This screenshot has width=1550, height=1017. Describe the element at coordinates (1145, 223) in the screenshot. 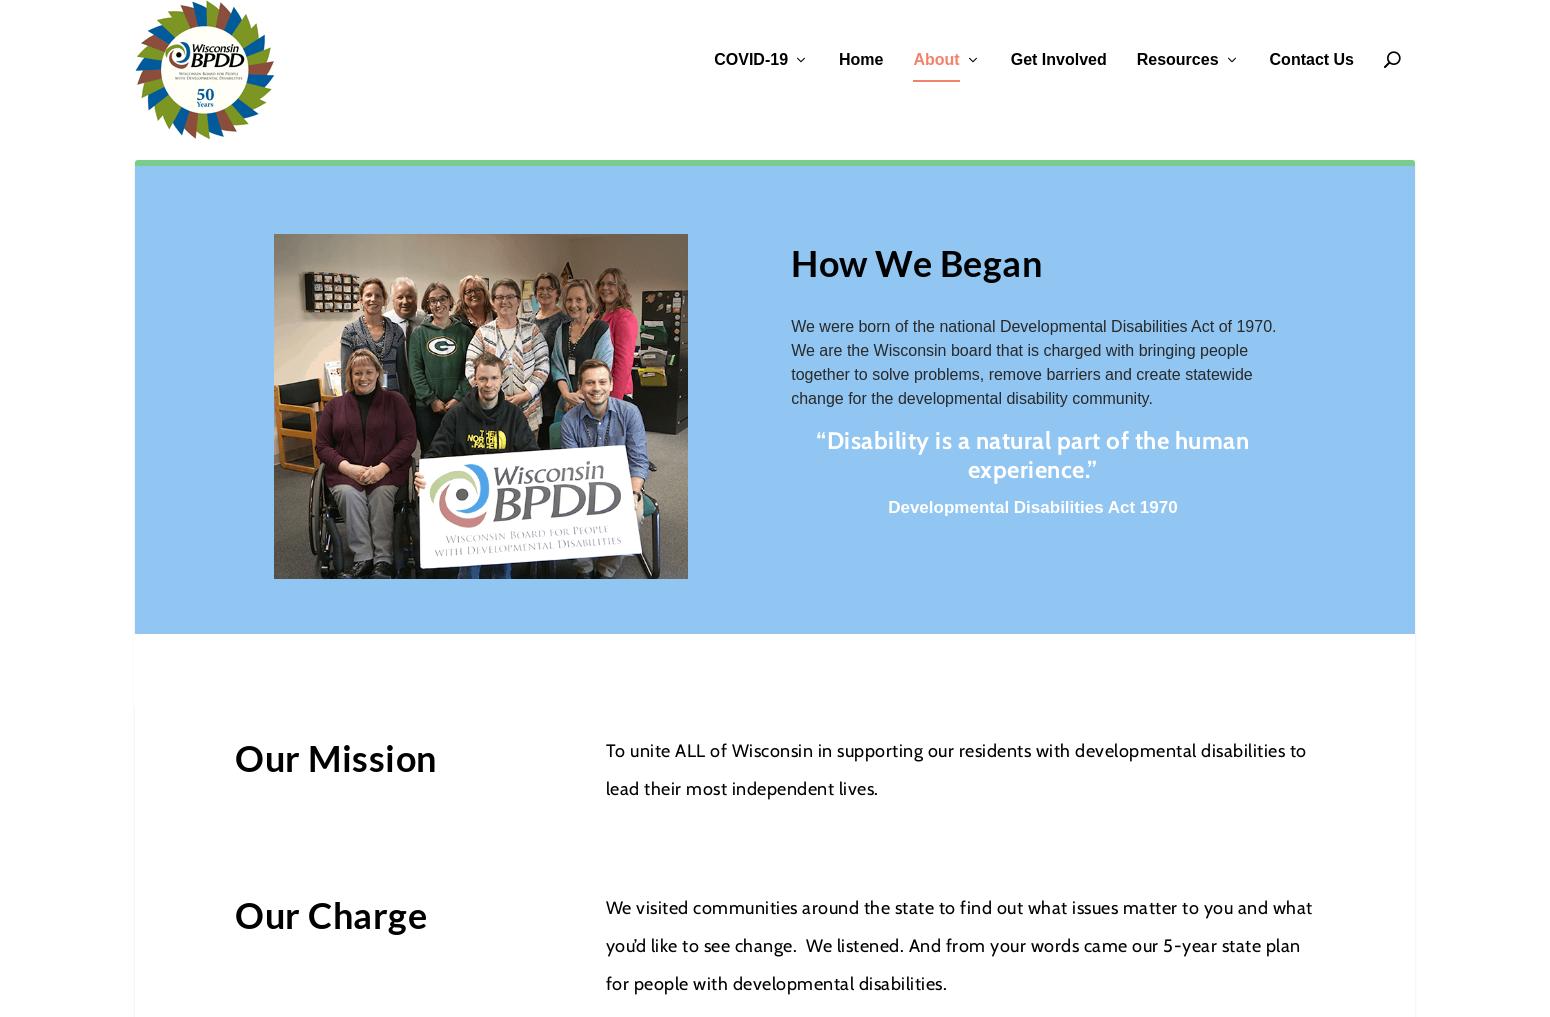

I see `'What’s the Word?'` at that location.